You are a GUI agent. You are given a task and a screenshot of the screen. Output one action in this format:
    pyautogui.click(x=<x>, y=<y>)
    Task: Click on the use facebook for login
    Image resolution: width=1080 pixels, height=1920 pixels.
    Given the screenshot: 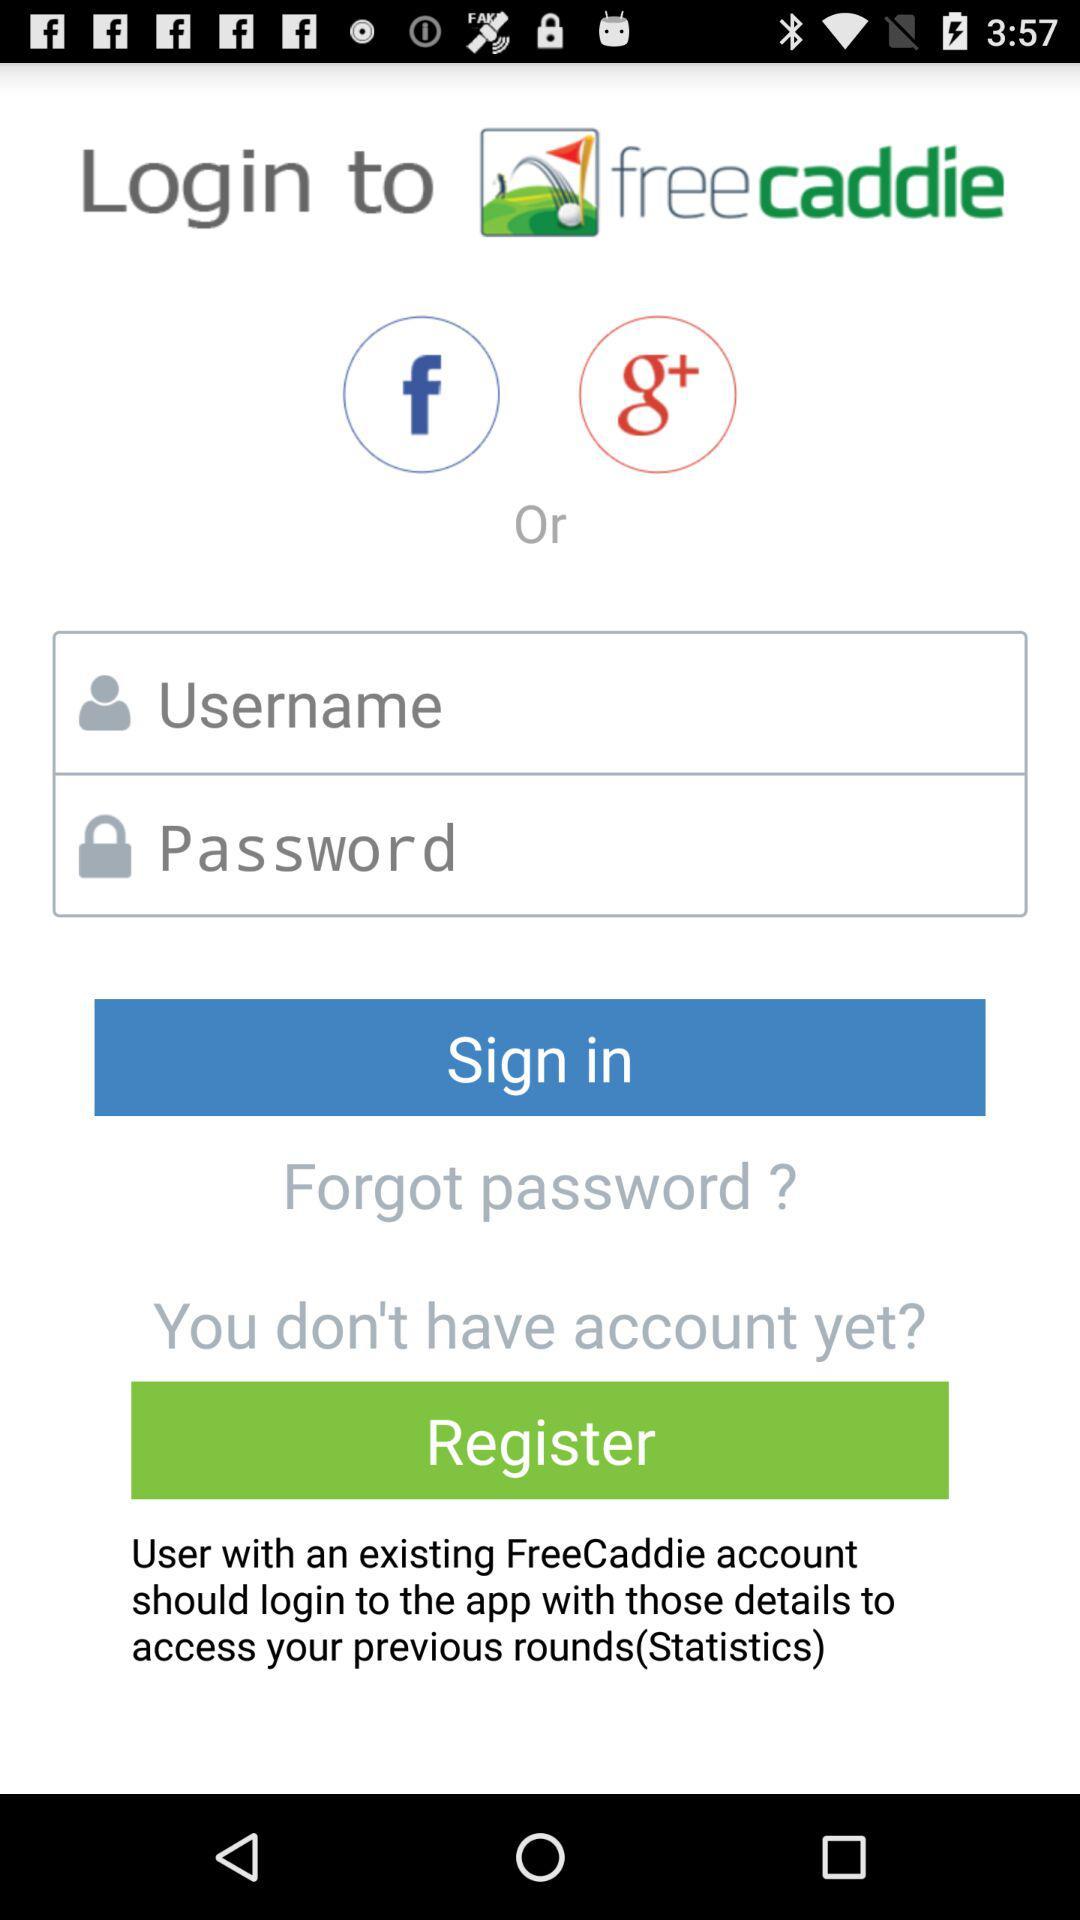 What is the action you would take?
    pyautogui.click(x=420, y=394)
    